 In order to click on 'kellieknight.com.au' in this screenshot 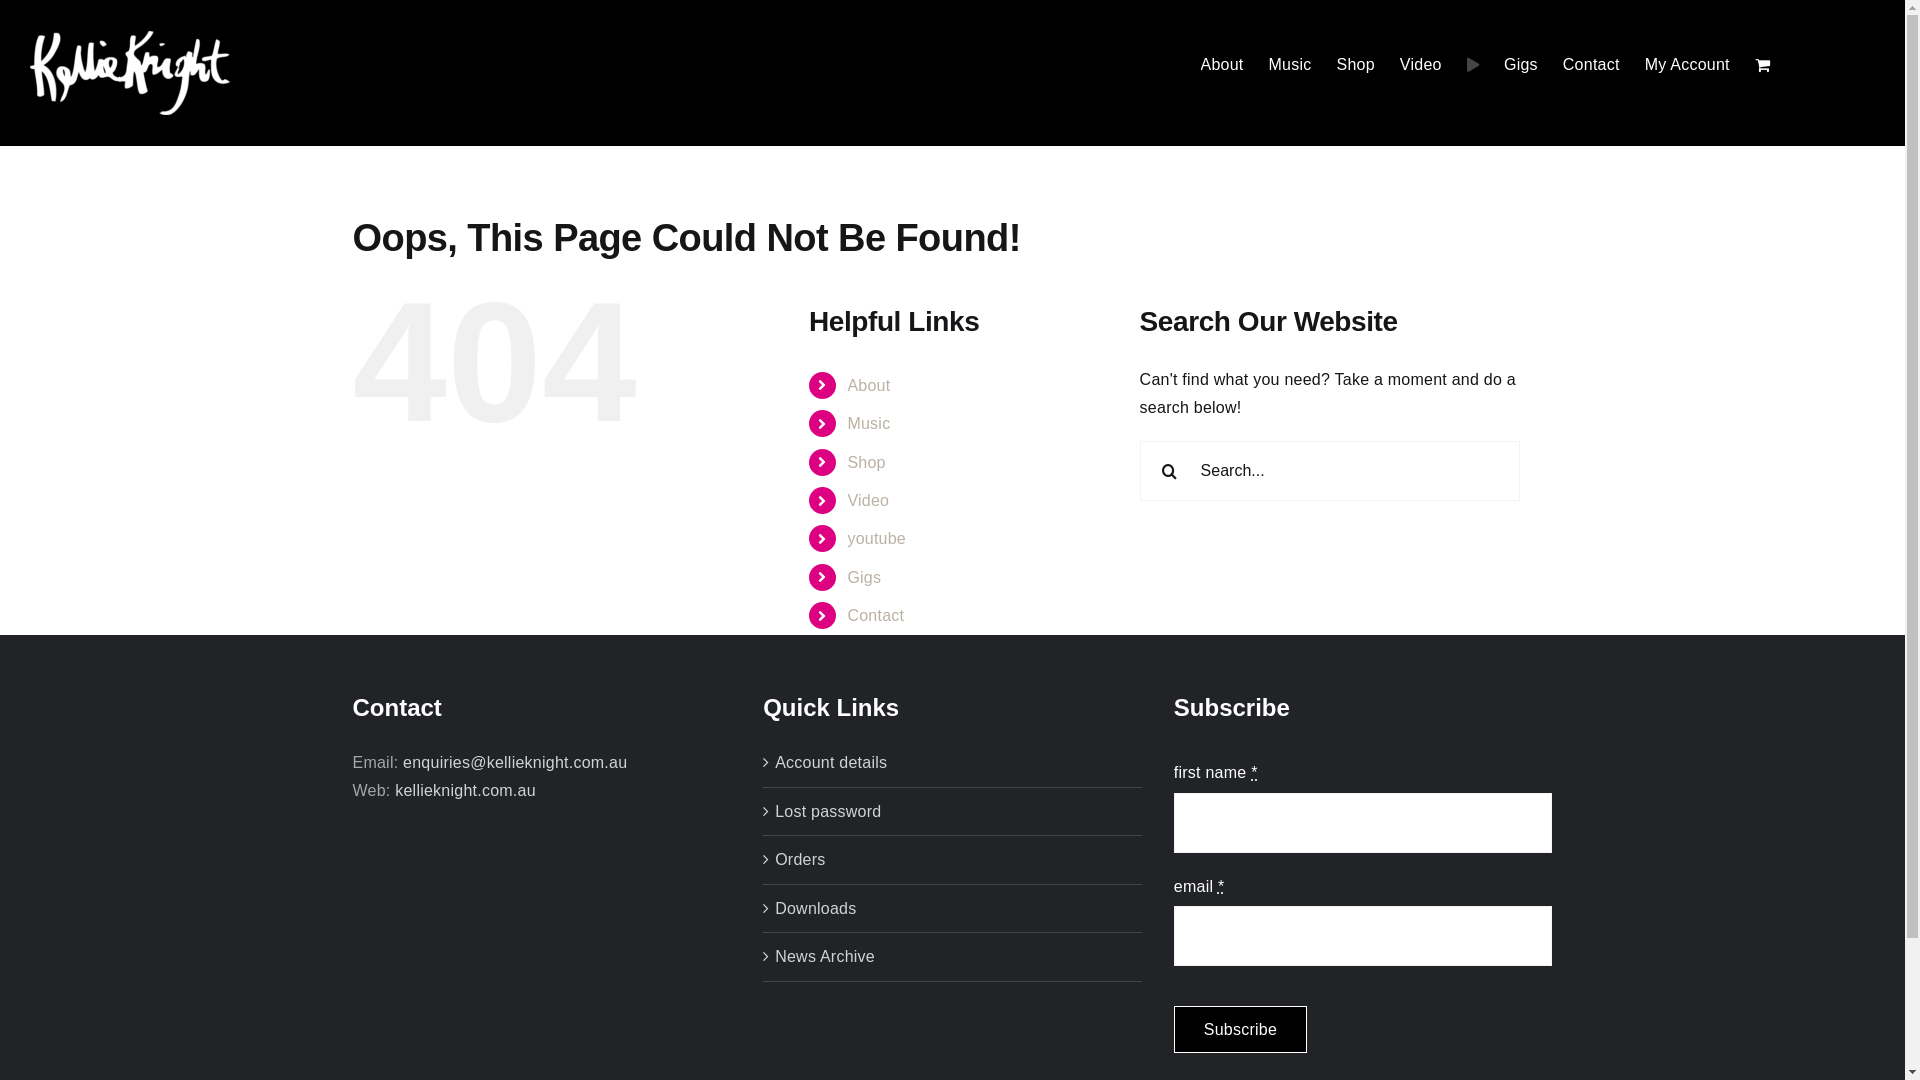, I will do `click(394, 789)`.